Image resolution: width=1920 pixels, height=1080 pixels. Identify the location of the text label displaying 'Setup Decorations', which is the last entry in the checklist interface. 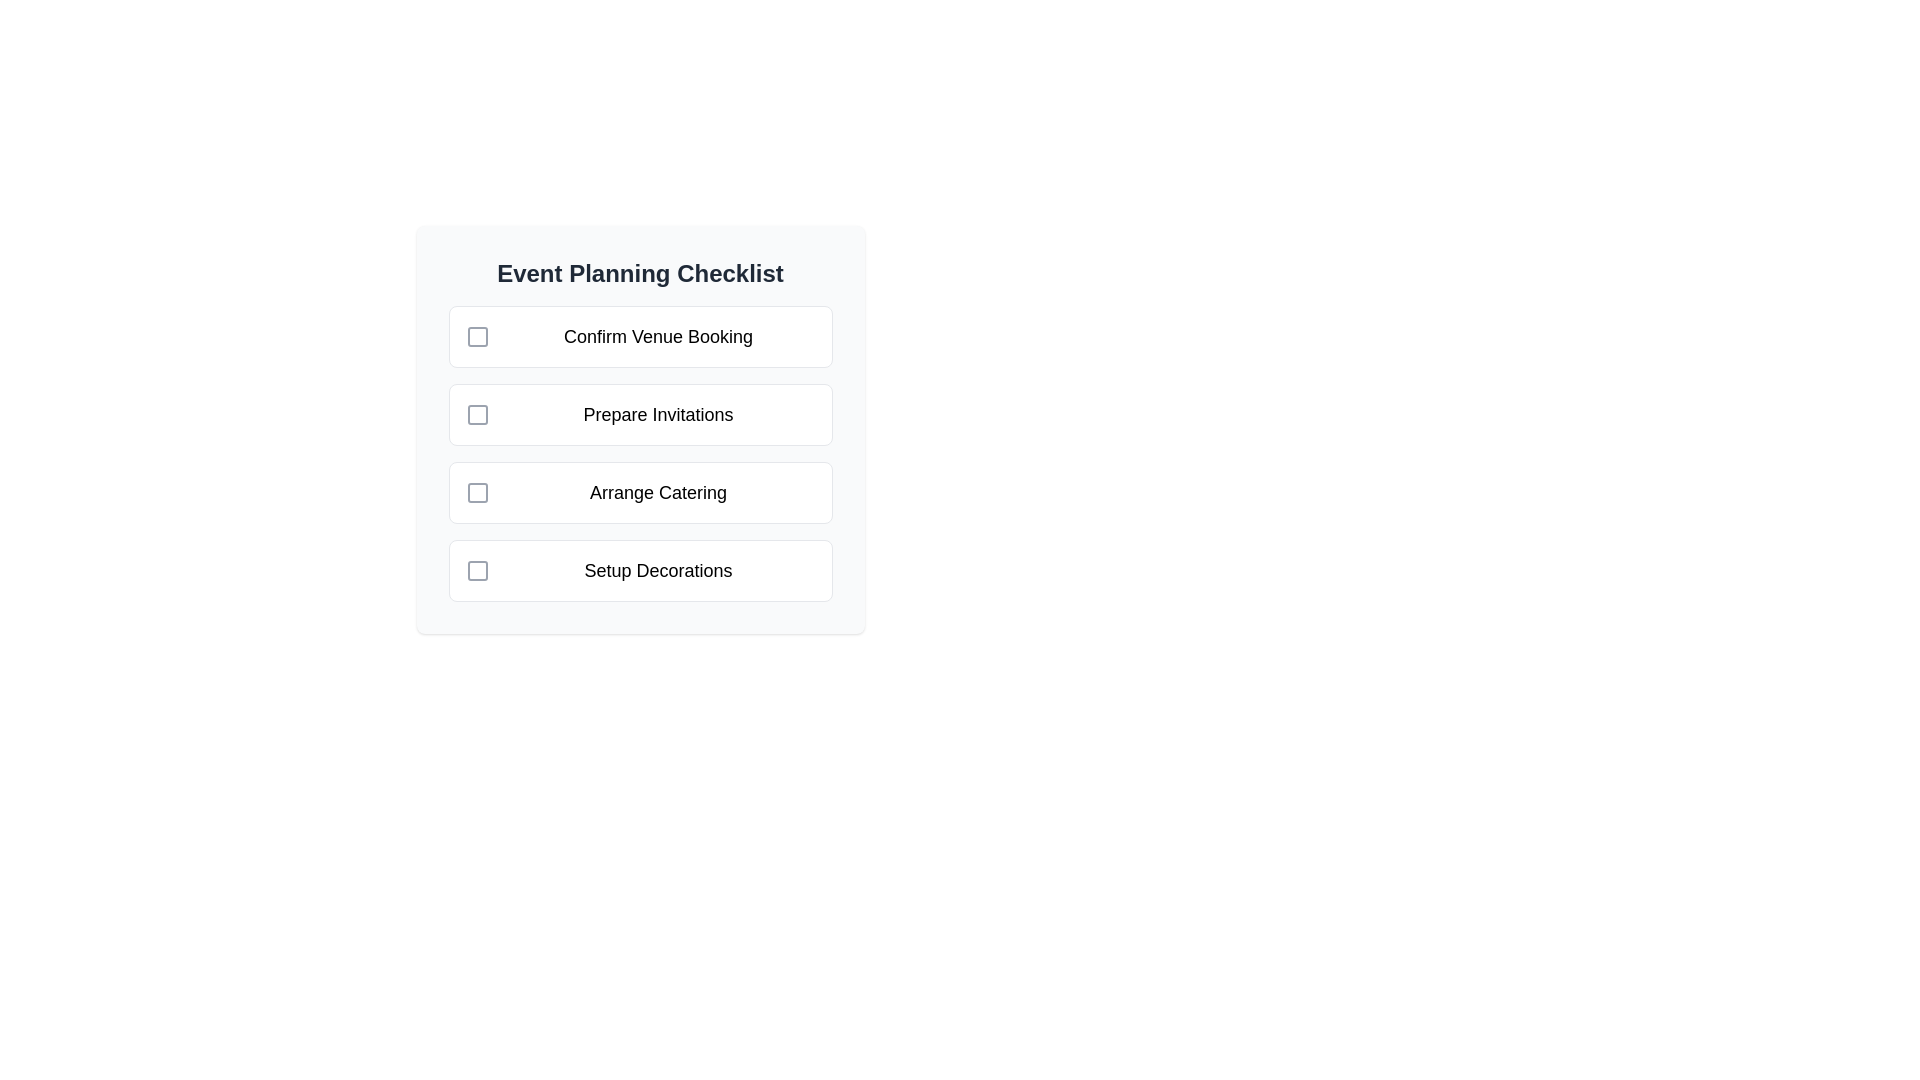
(658, 570).